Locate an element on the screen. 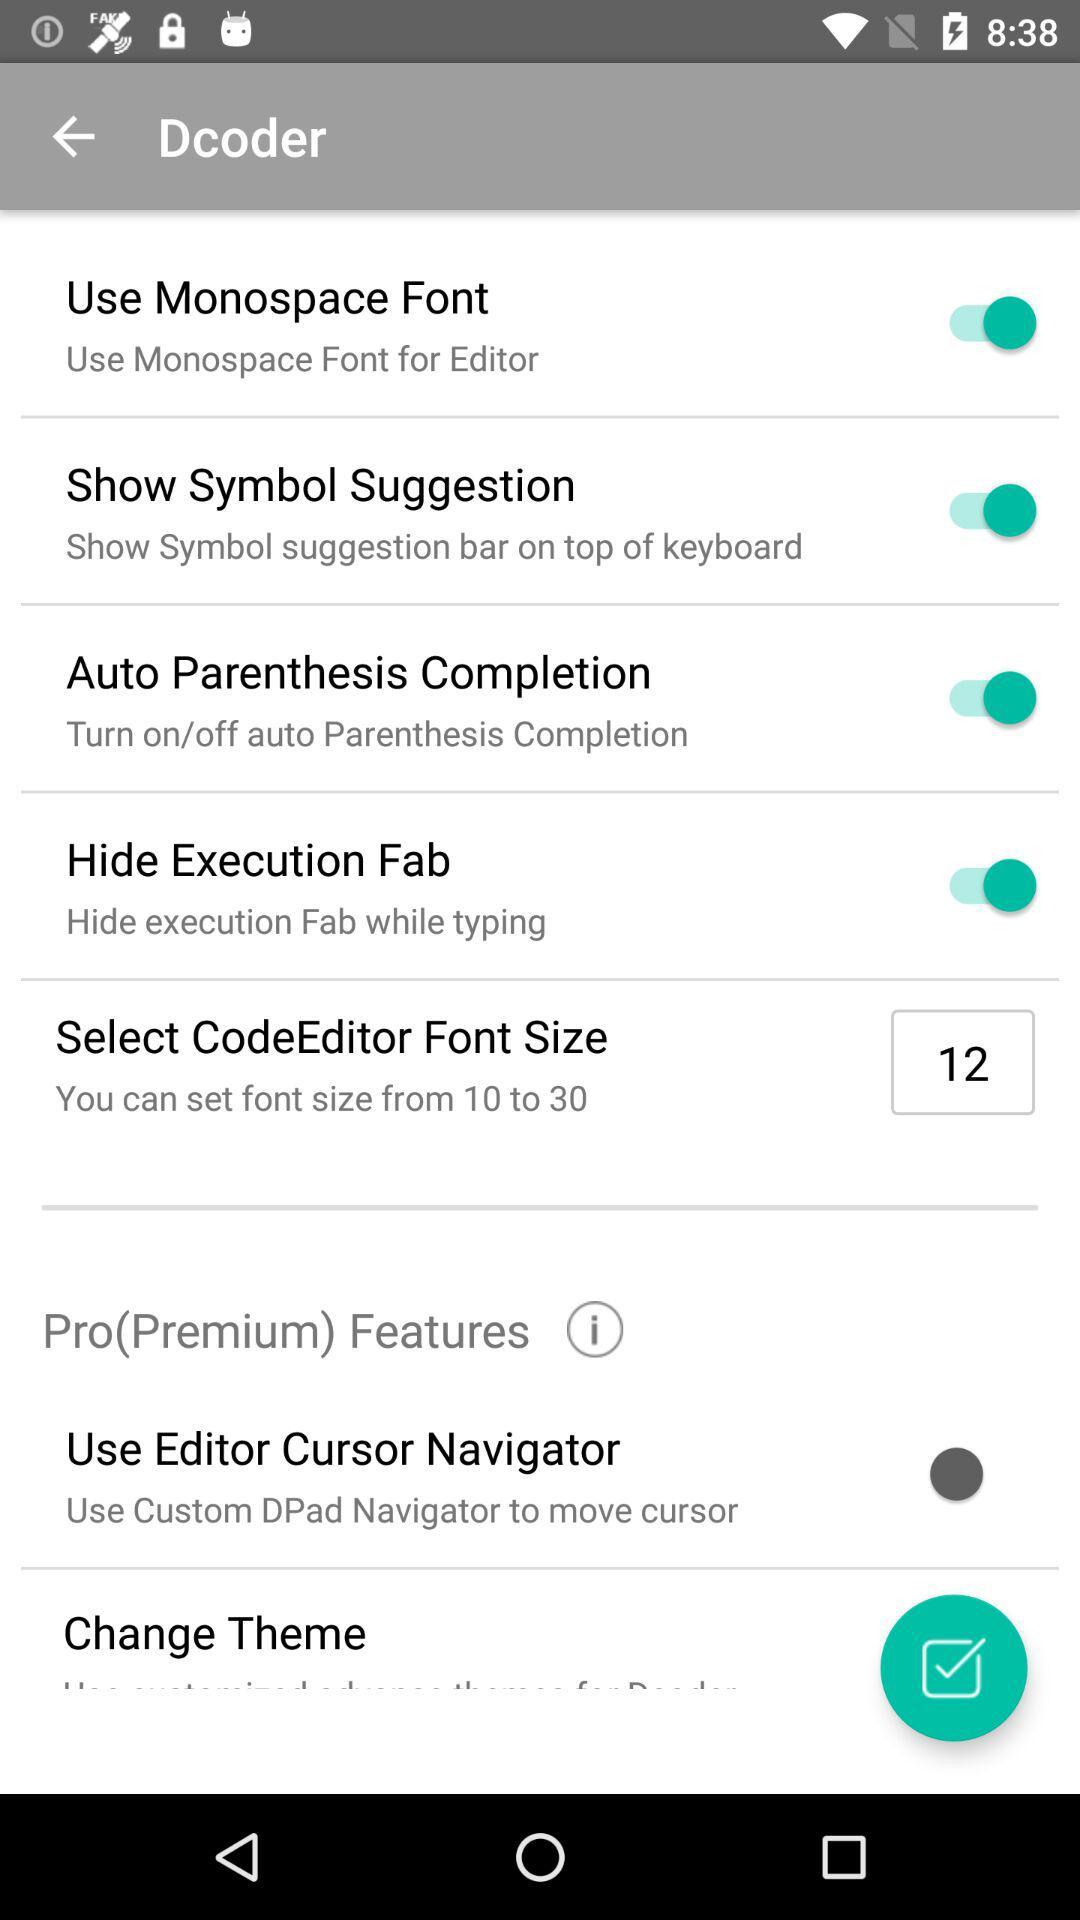 The image size is (1080, 1920). item to the right of show symbol suggestion is located at coordinates (968, 510).